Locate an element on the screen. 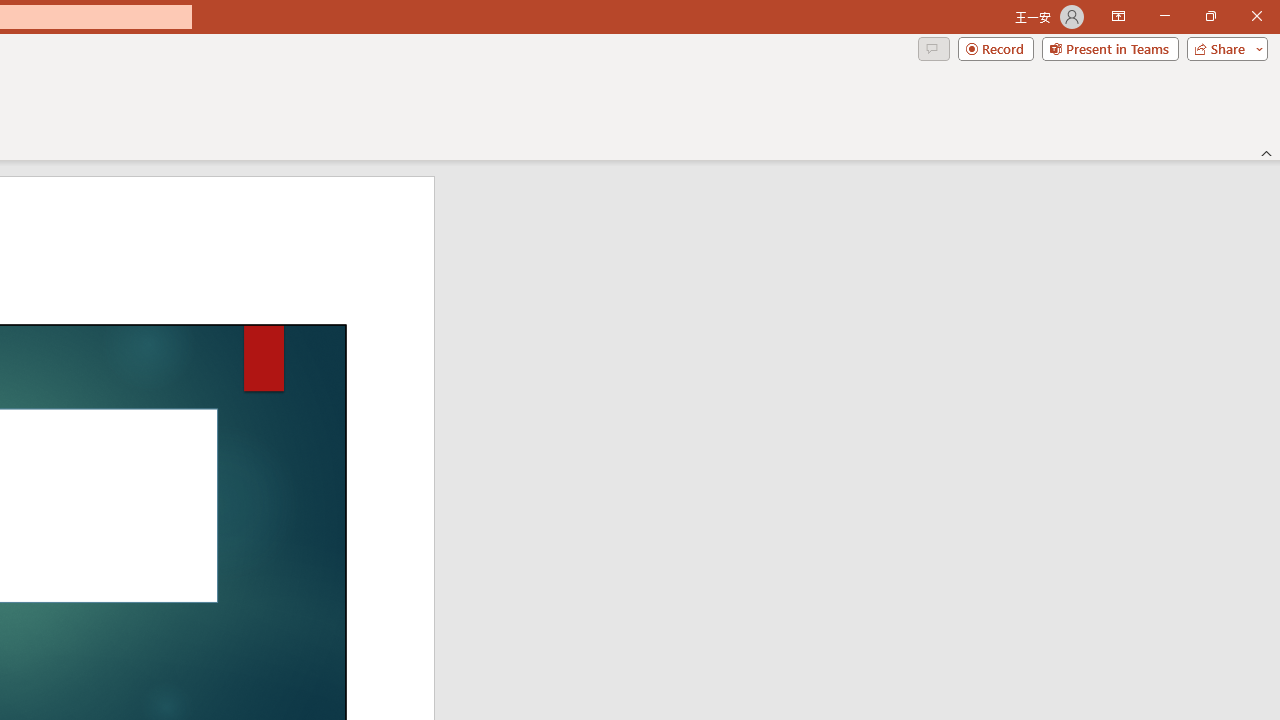 The height and width of the screenshot is (720, 1280). 'Comments' is located at coordinates (932, 47).